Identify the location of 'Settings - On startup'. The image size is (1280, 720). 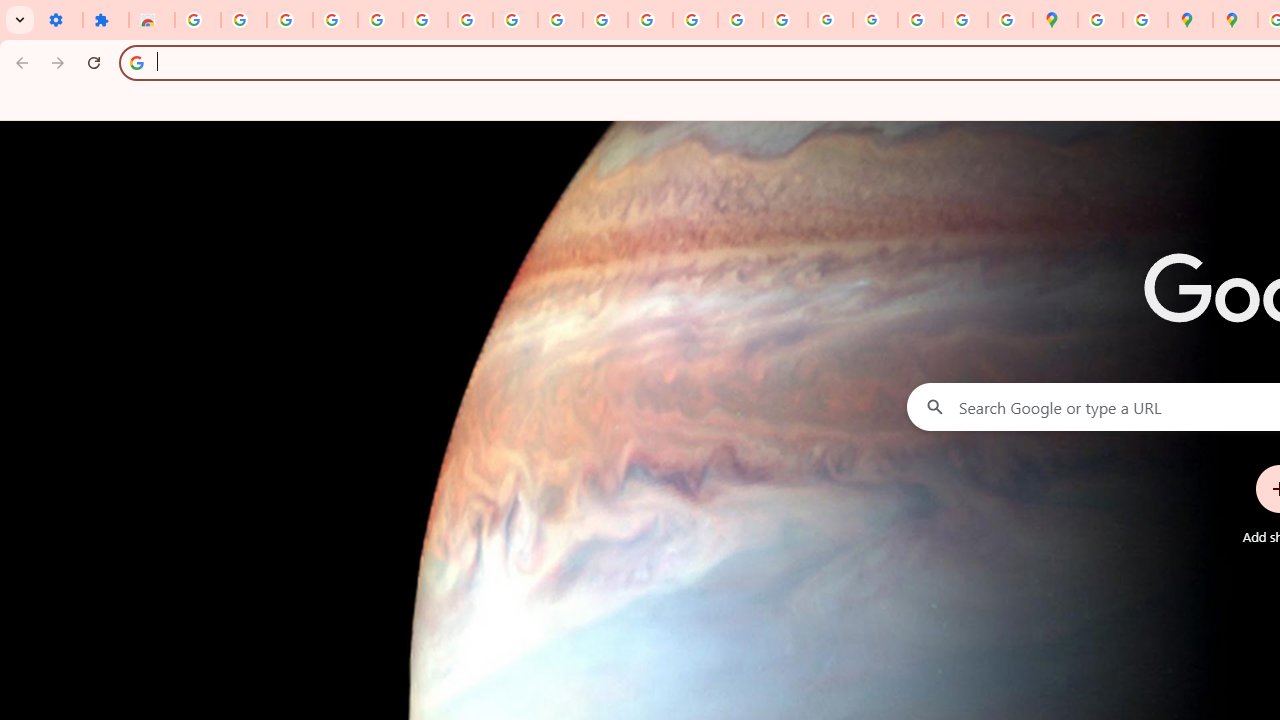
(60, 20).